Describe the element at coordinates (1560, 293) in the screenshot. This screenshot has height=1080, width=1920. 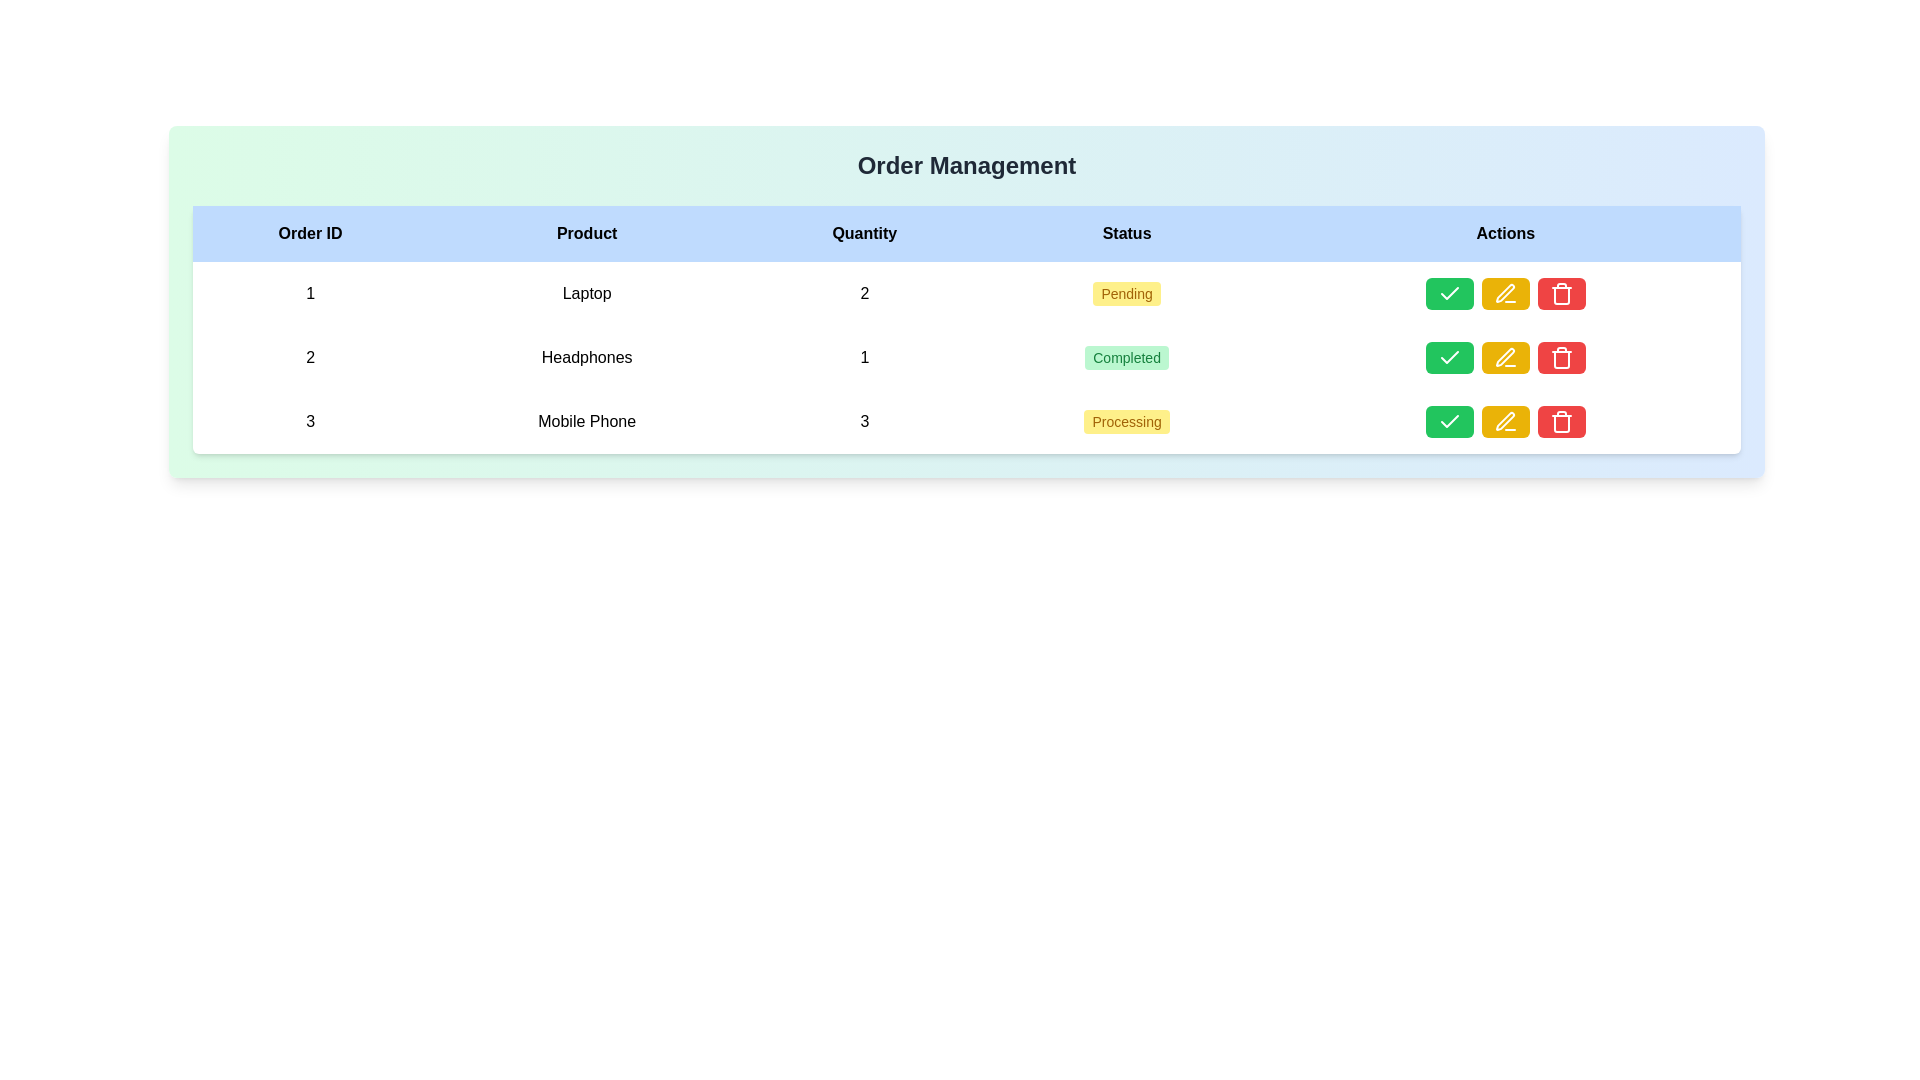
I see `the red button with a trash can icon to observe the visual feedback of the hover styling` at that location.